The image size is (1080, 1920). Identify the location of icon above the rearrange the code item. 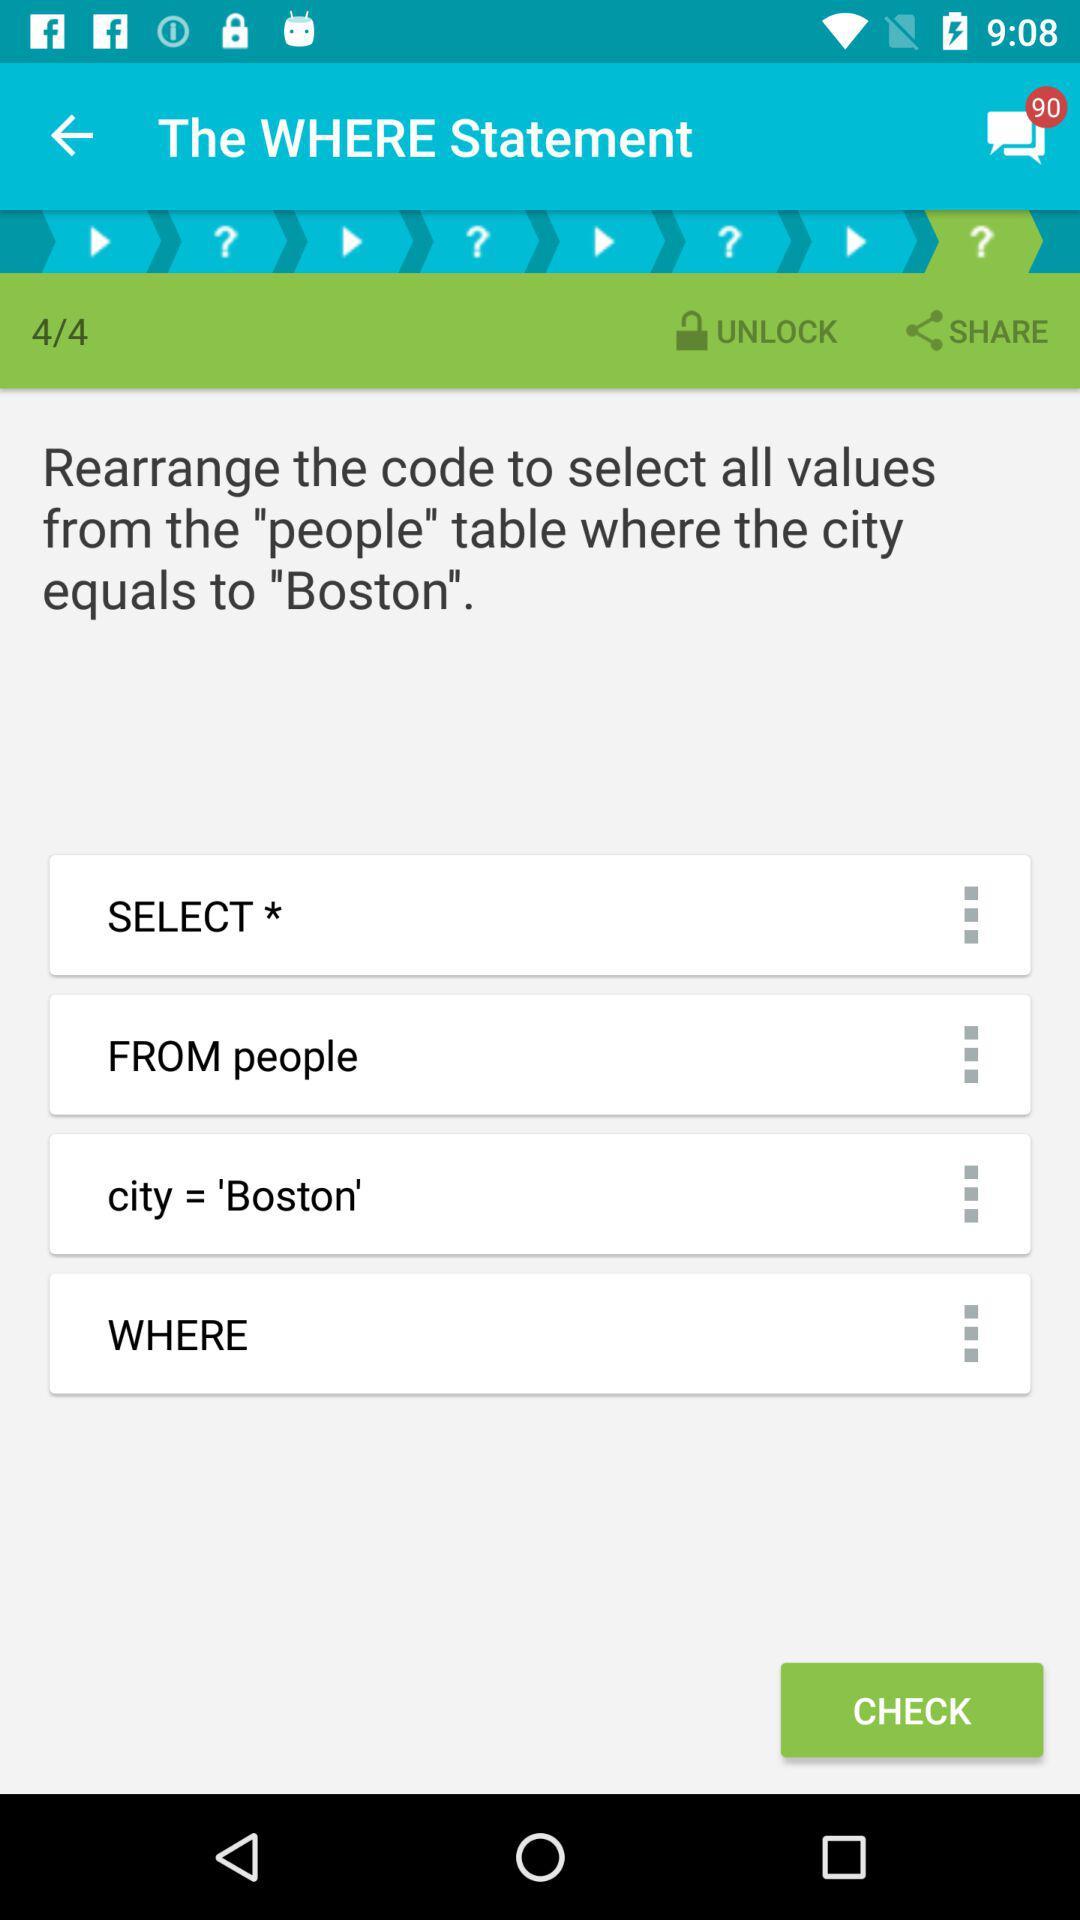
(752, 330).